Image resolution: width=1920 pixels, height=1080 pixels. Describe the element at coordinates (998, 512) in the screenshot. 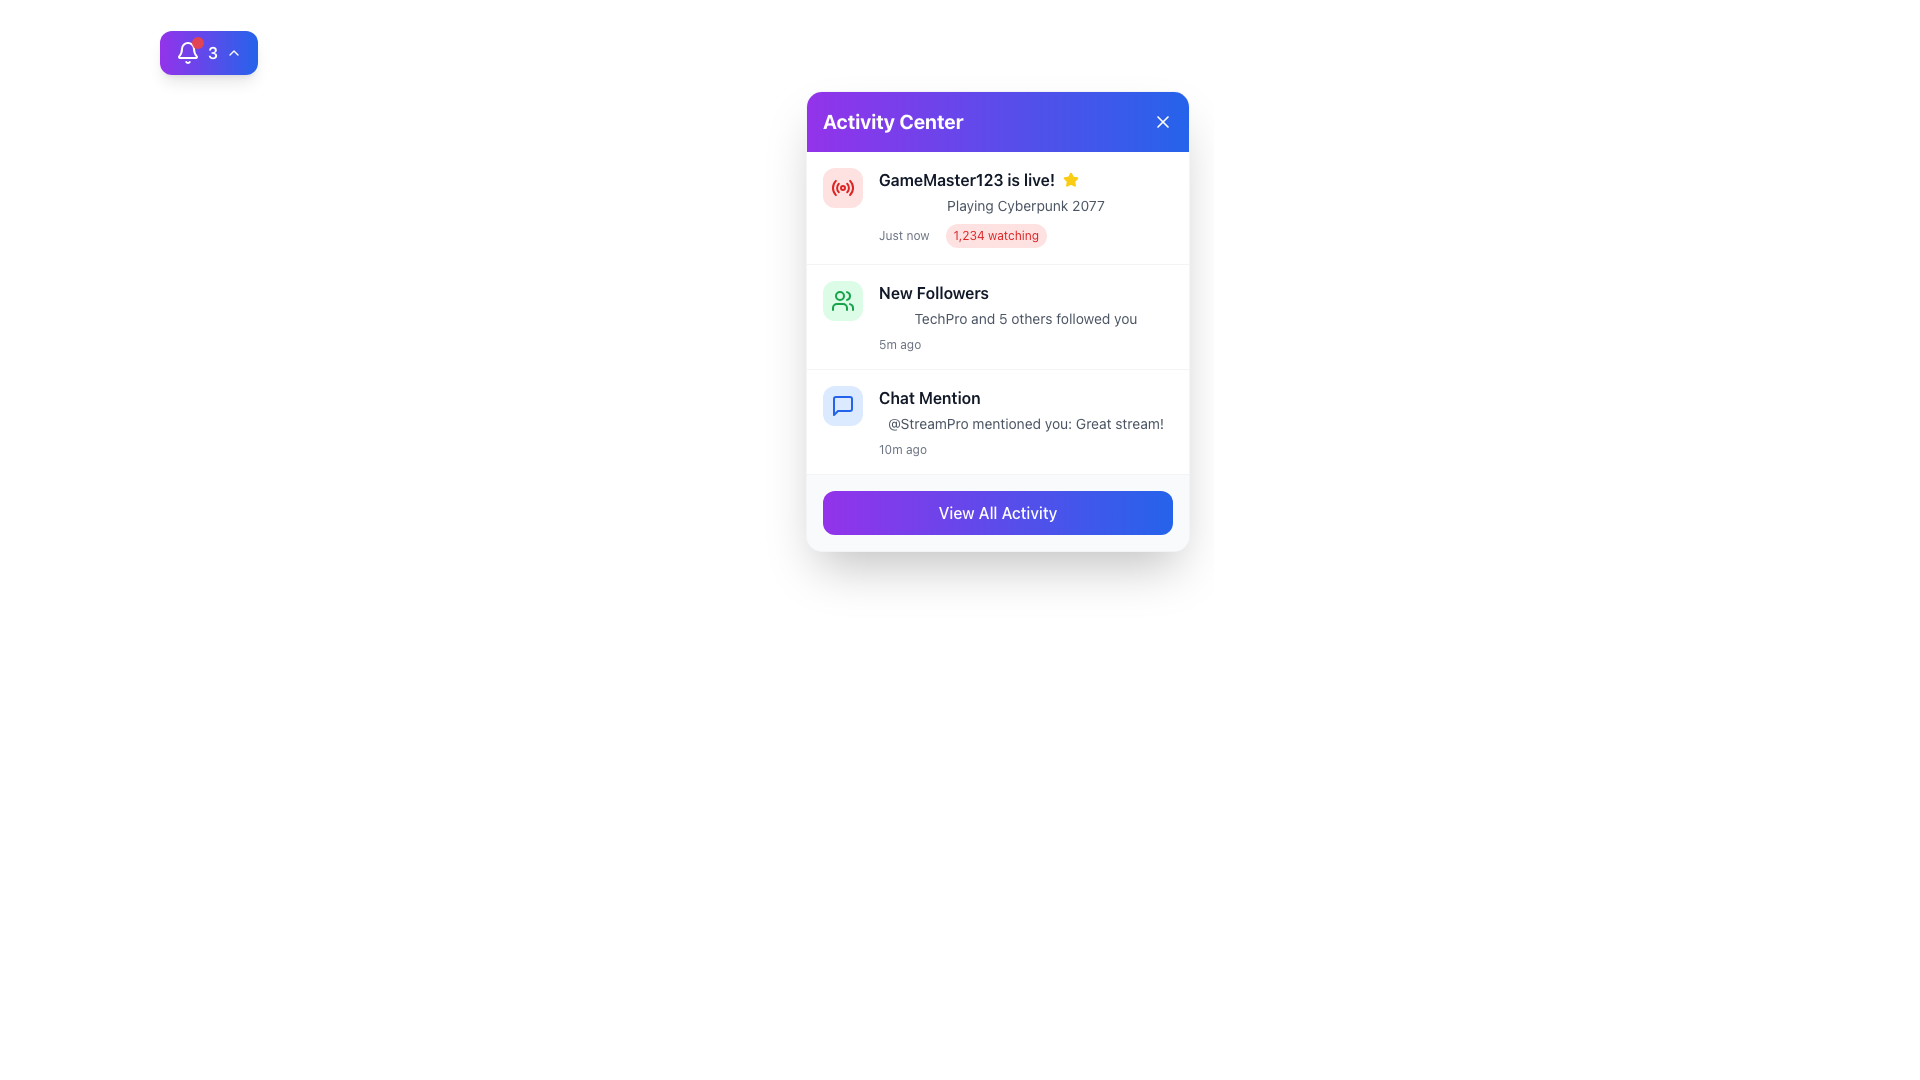

I see `the navigation button located at the bottom of the 'Activity Center' panel` at that location.